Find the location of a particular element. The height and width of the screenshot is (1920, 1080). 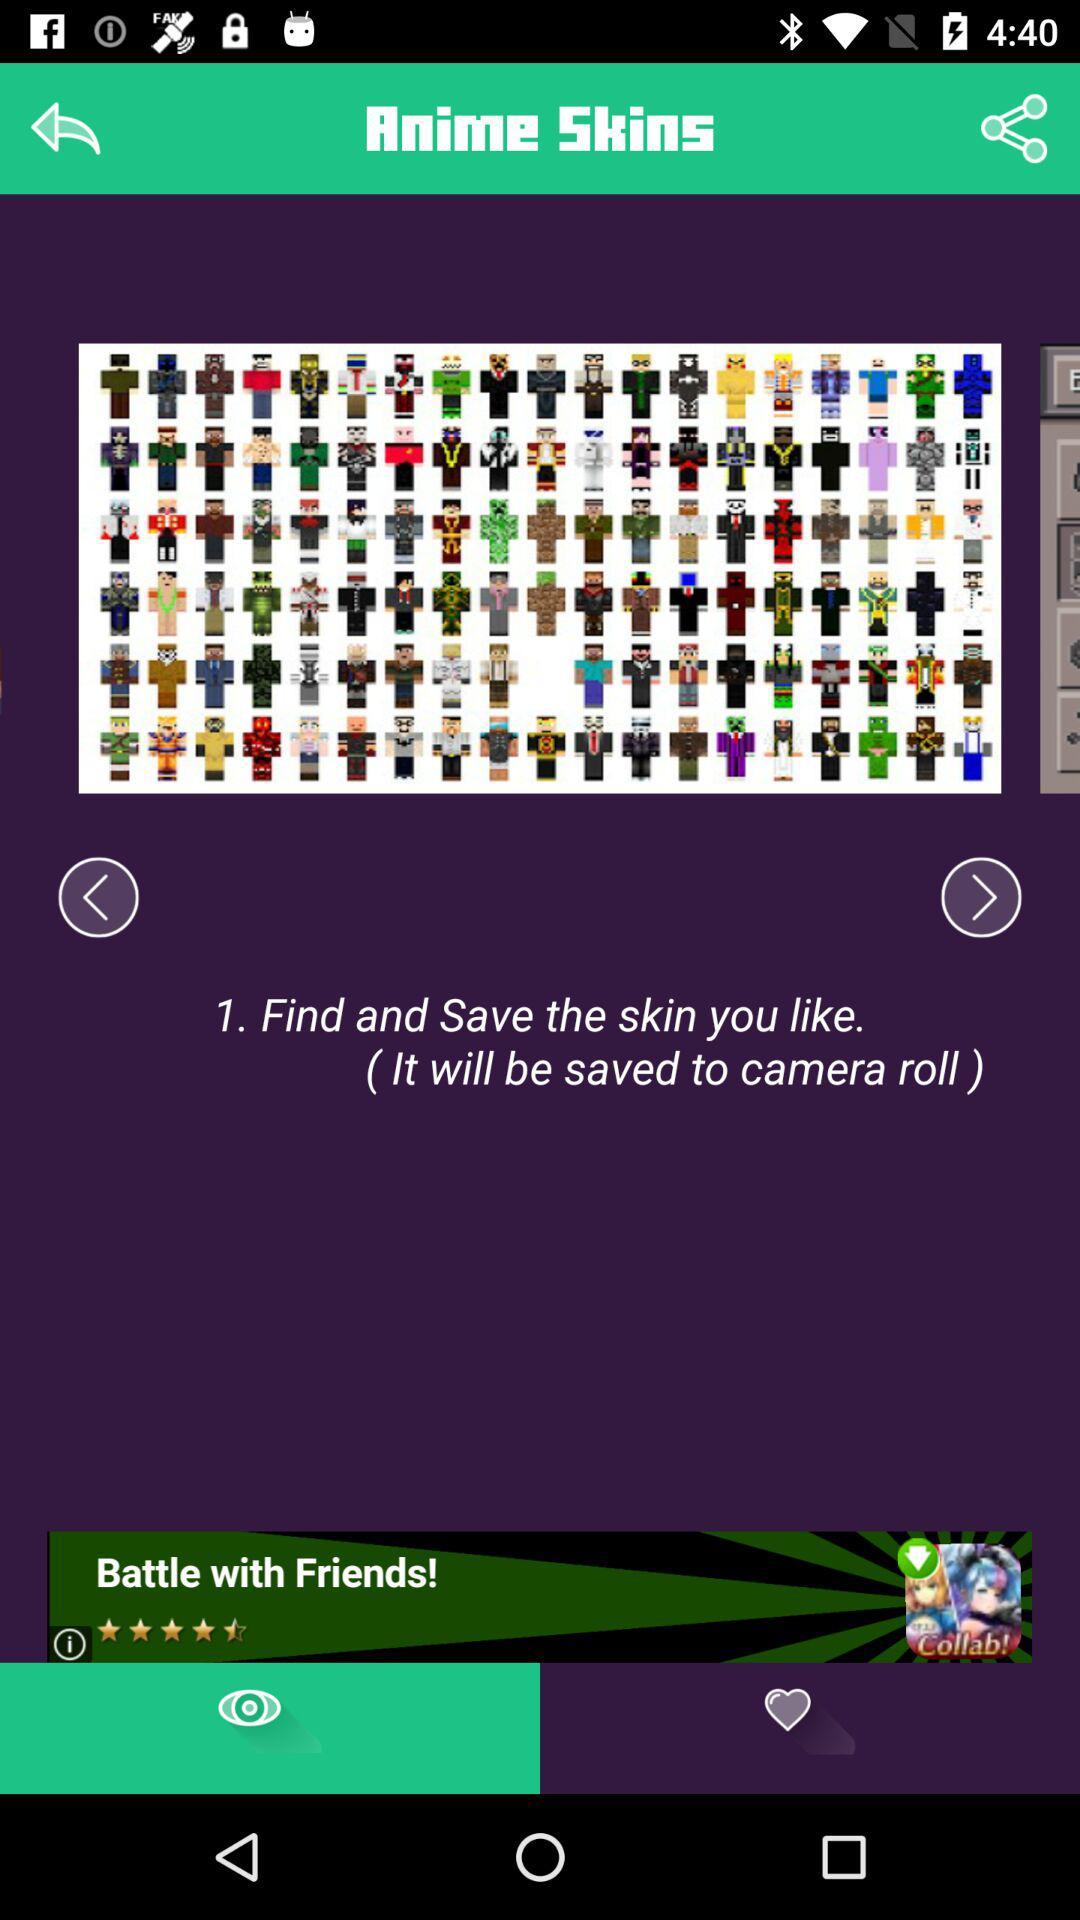

the reply icon is located at coordinates (64, 127).